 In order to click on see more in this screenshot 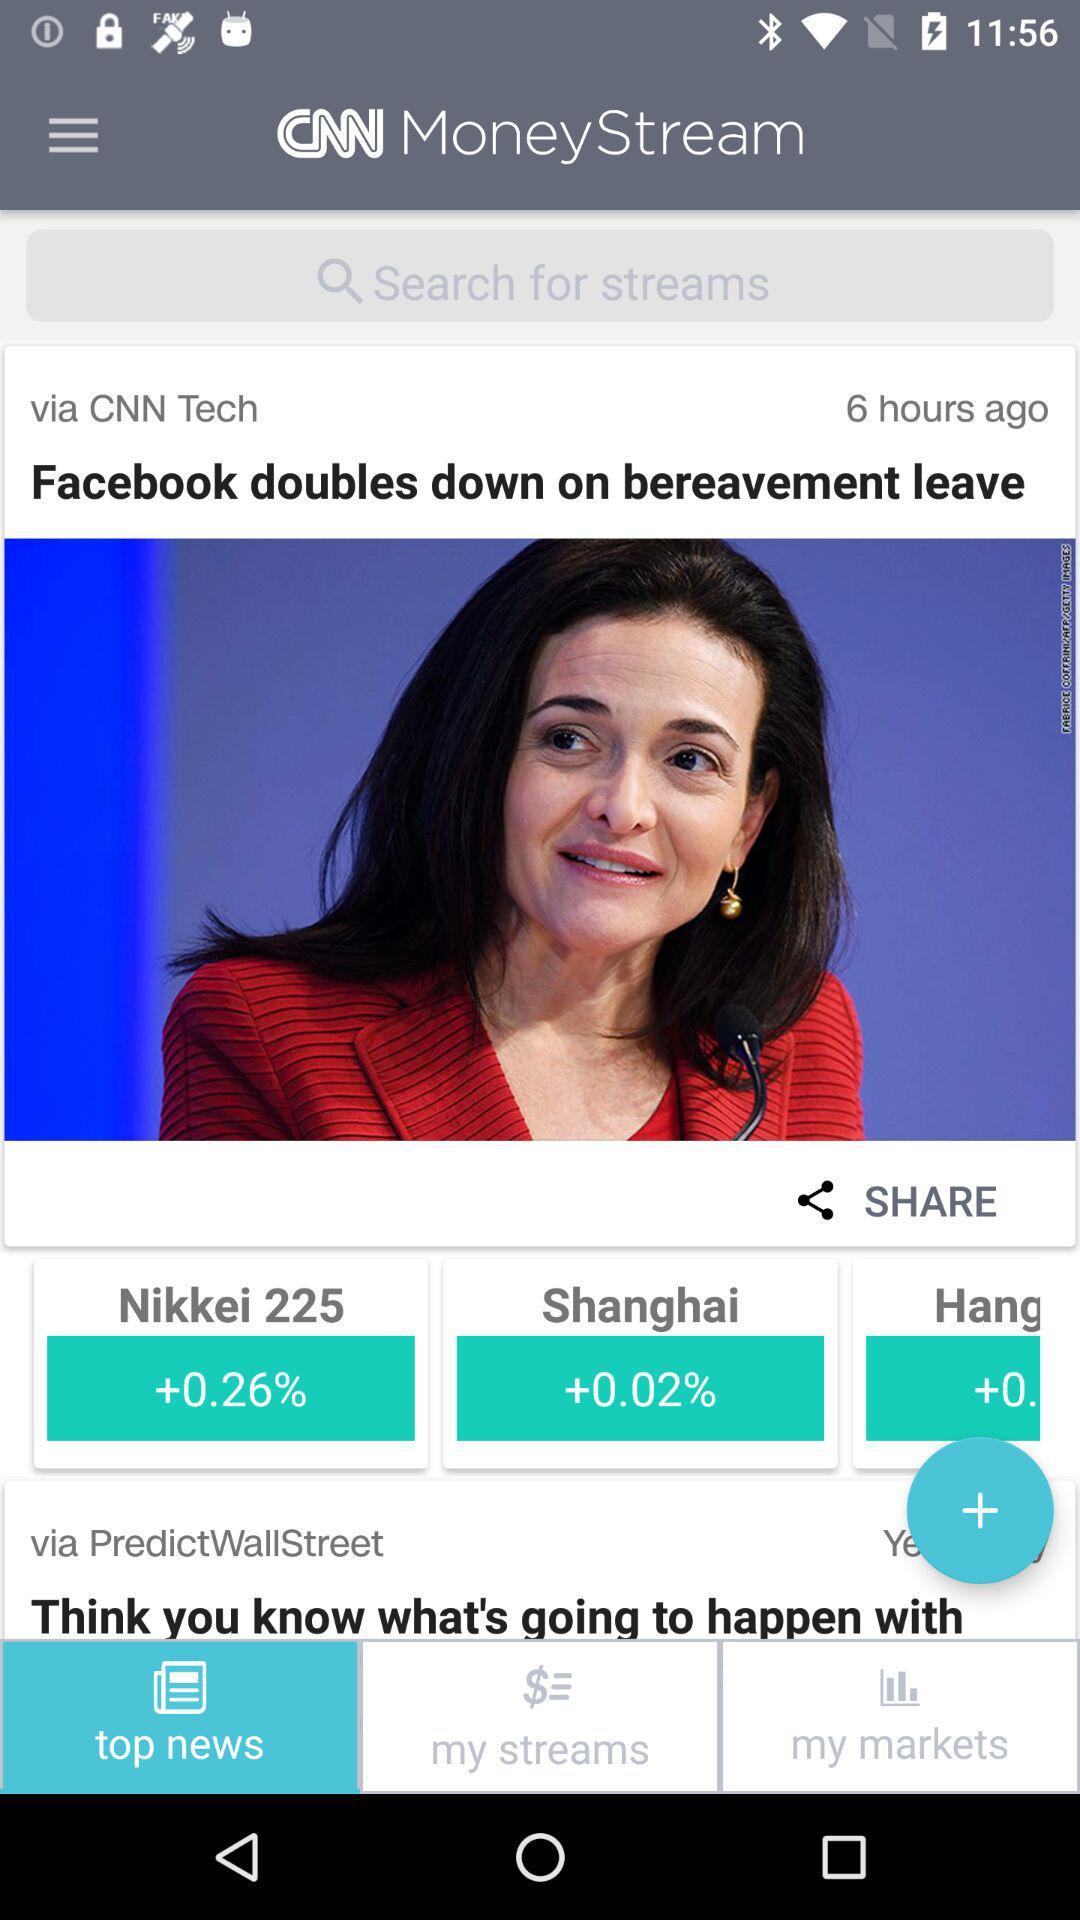, I will do `click(979, 1510)`.